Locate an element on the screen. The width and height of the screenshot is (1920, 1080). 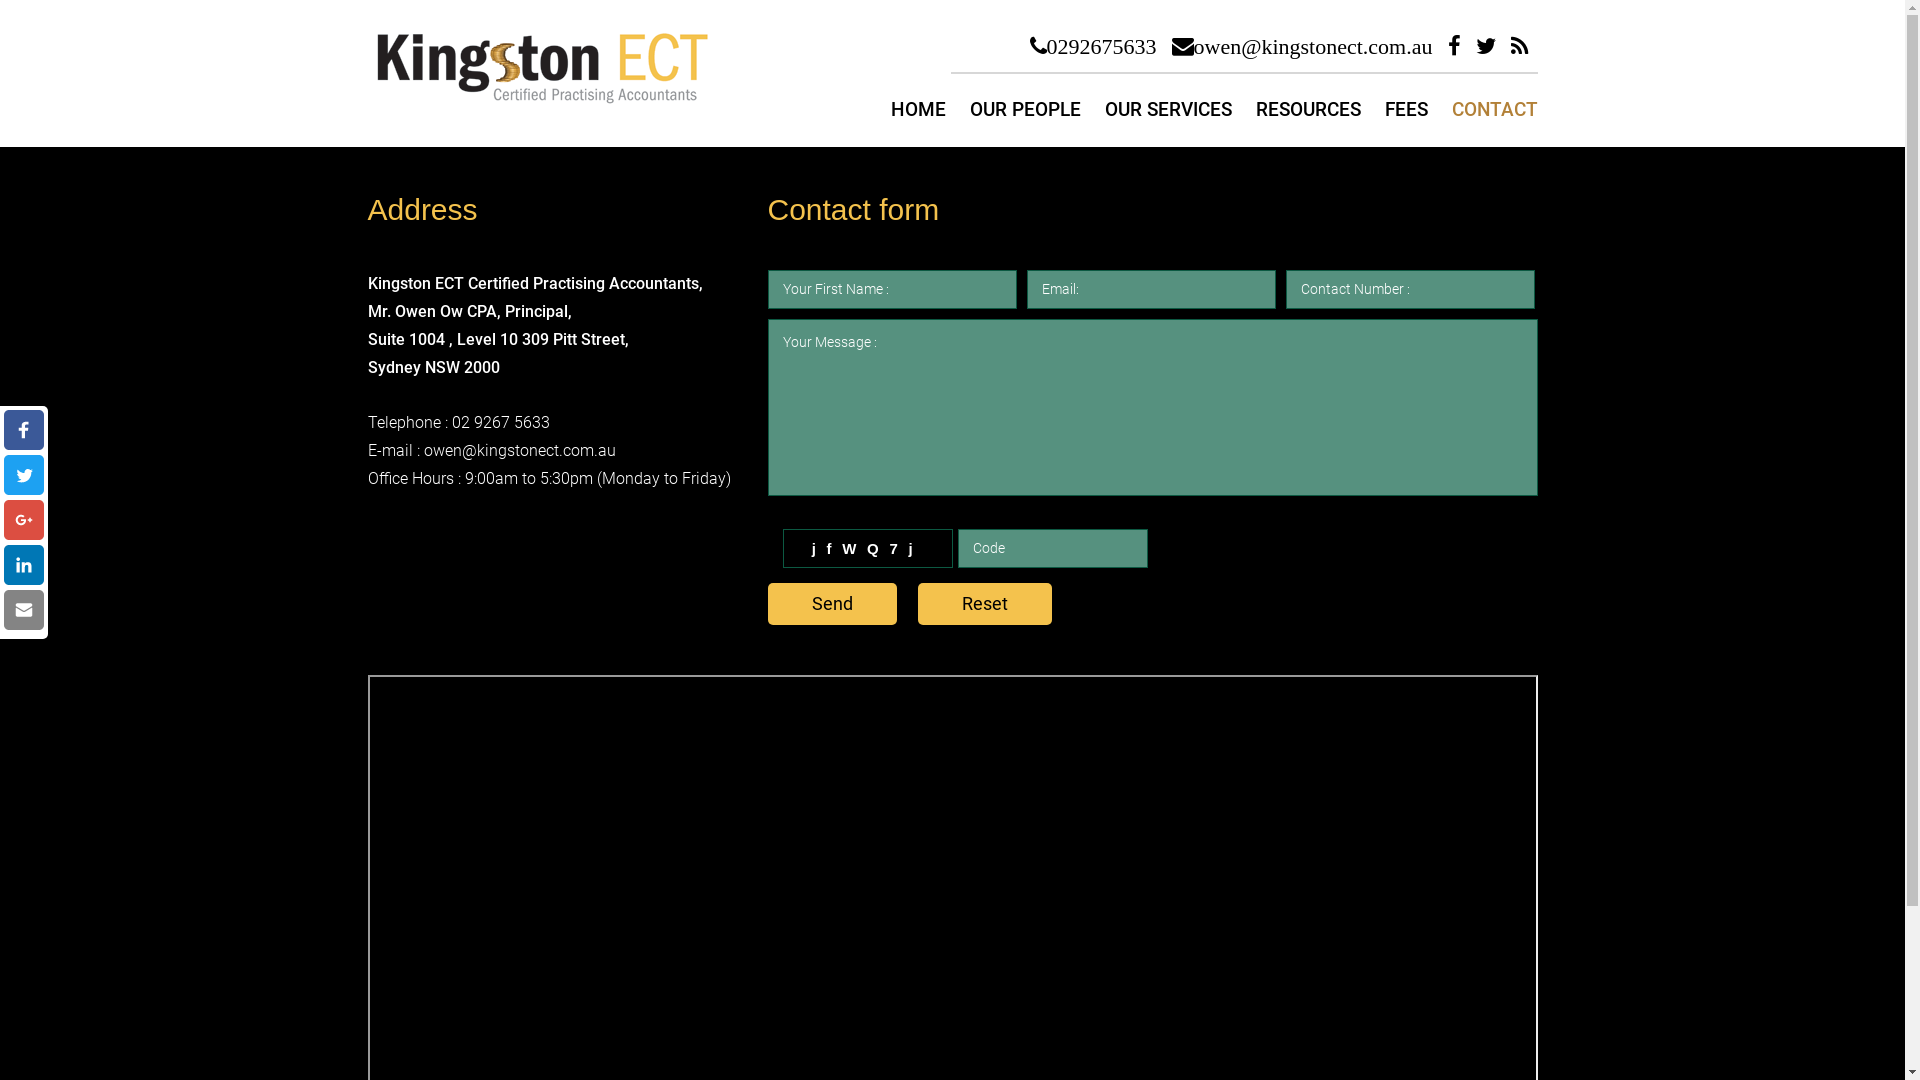
'Reset' is located at coordinates (984, 603).